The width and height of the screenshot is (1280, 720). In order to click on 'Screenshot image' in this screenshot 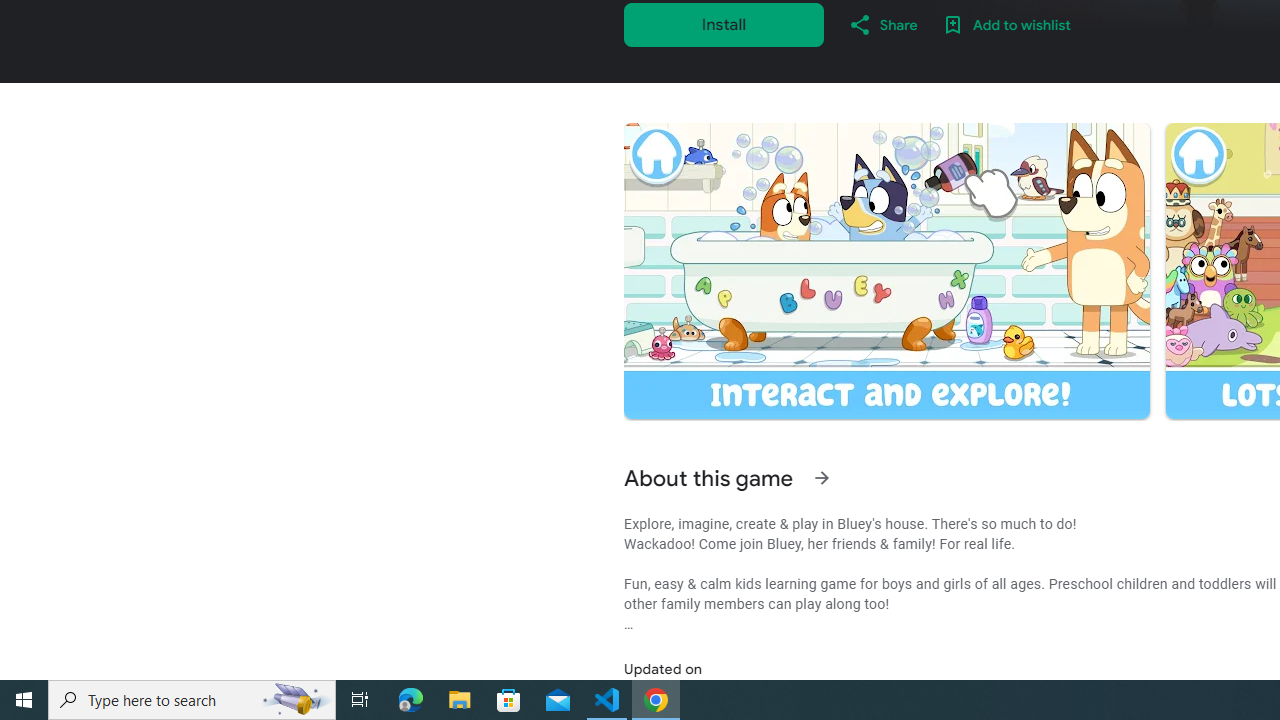, I will do `click(885, 271)`.